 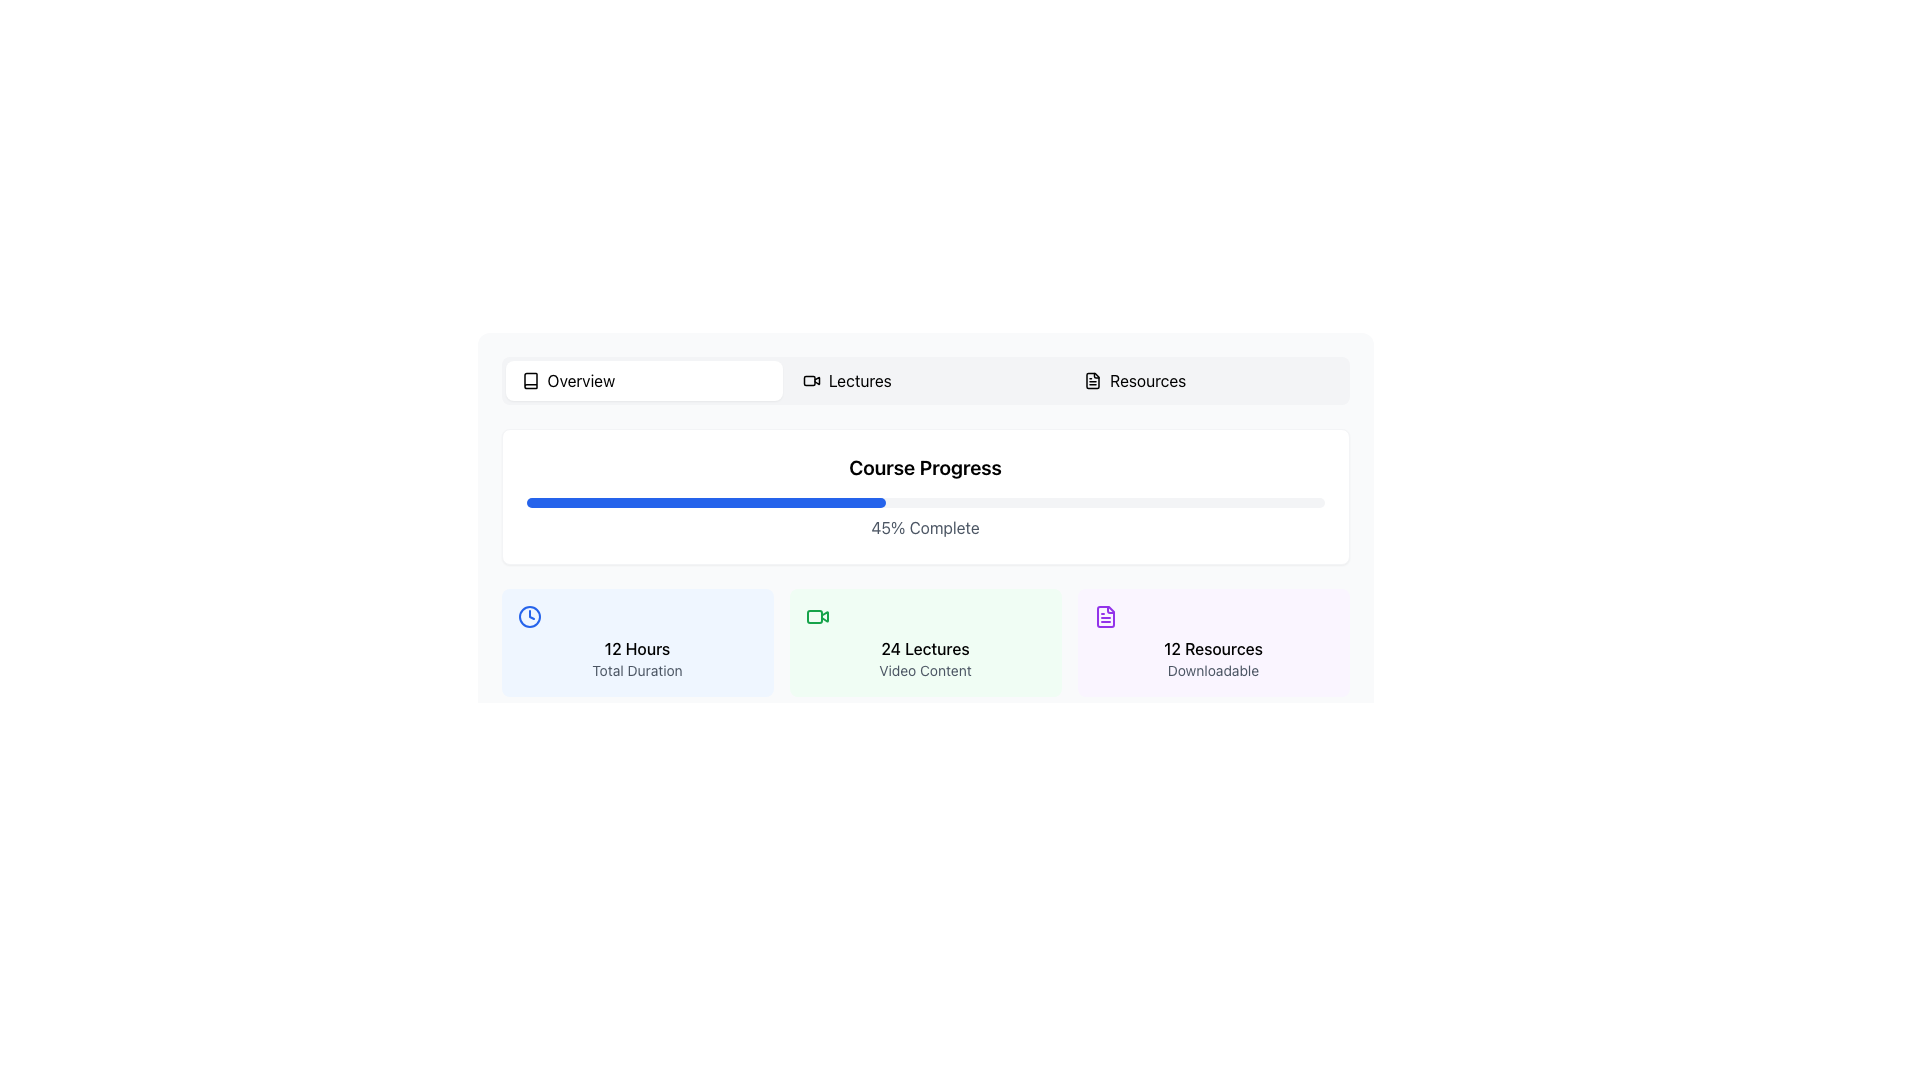 I want to click on the Navigation bar, so click(x=924, y=381).